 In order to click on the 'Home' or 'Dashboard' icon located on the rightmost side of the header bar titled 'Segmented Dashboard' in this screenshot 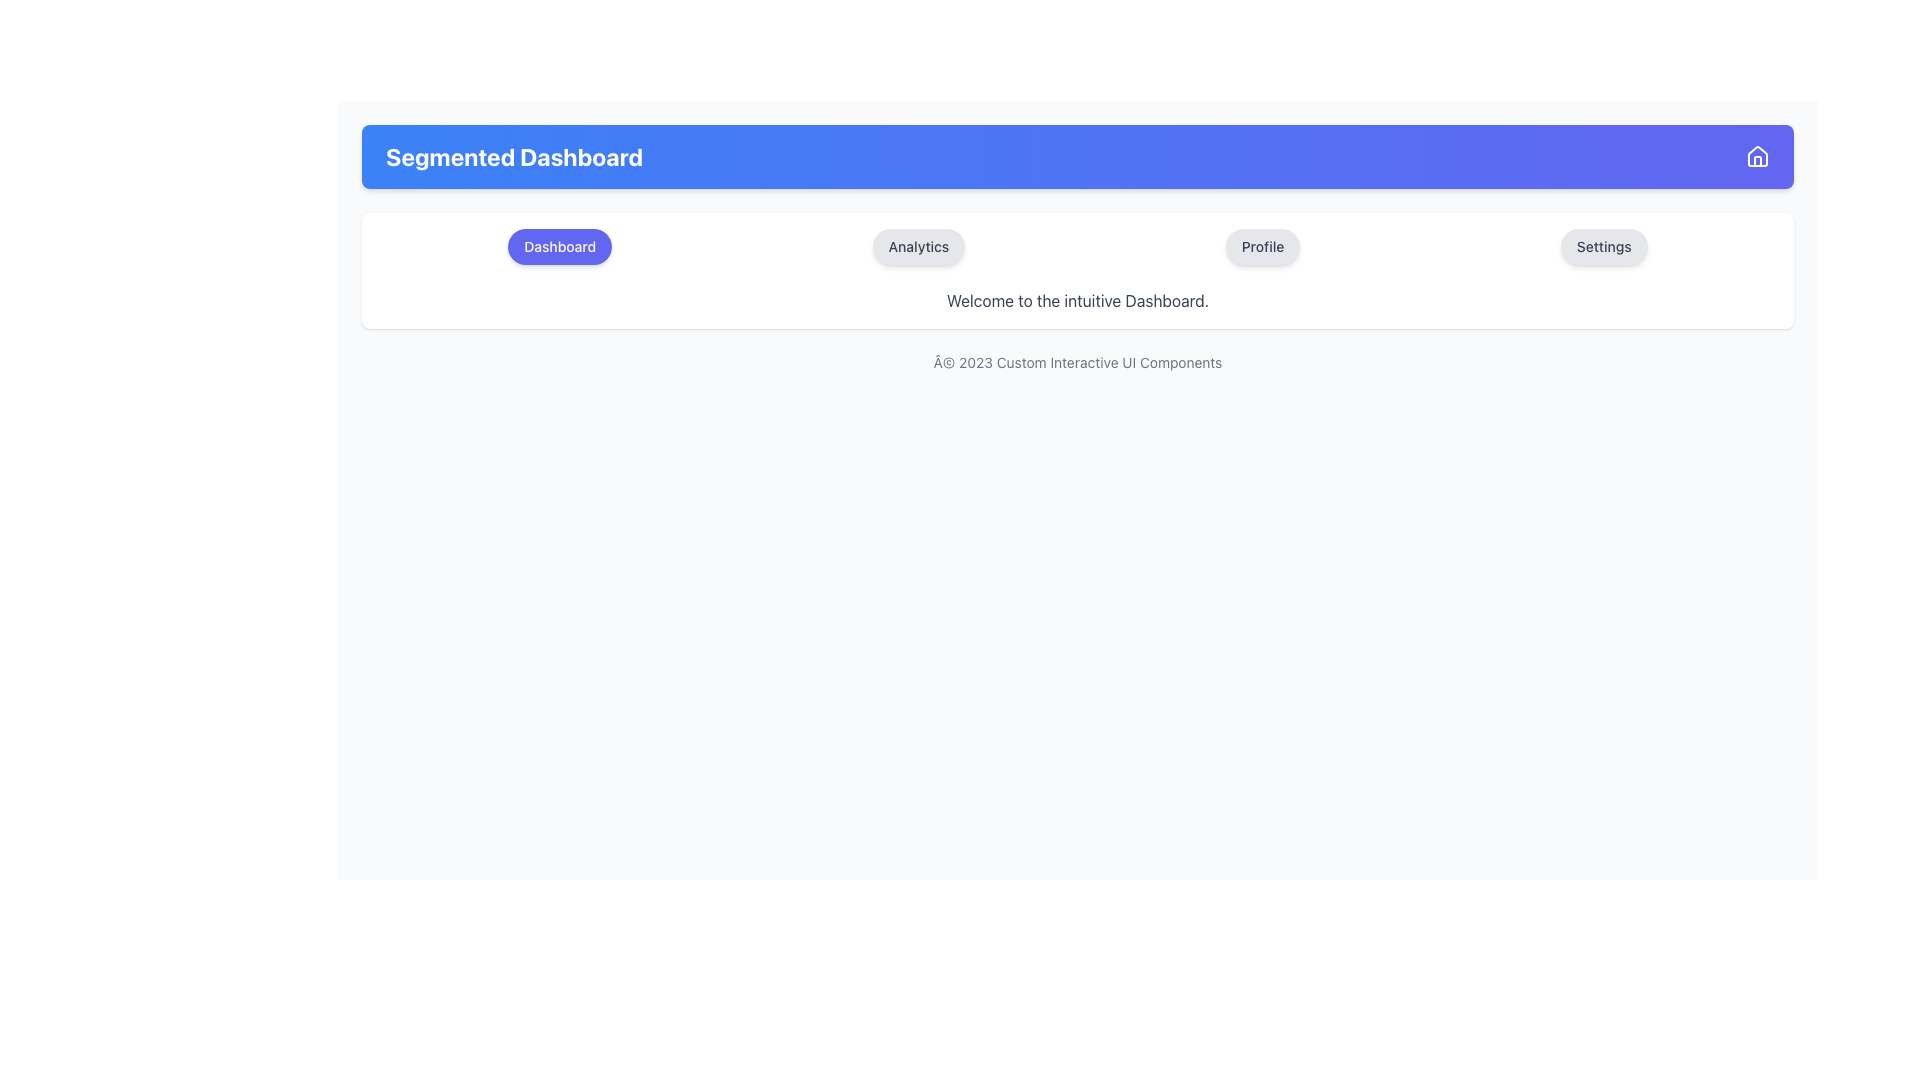, I will do `click(1756, 156)`.